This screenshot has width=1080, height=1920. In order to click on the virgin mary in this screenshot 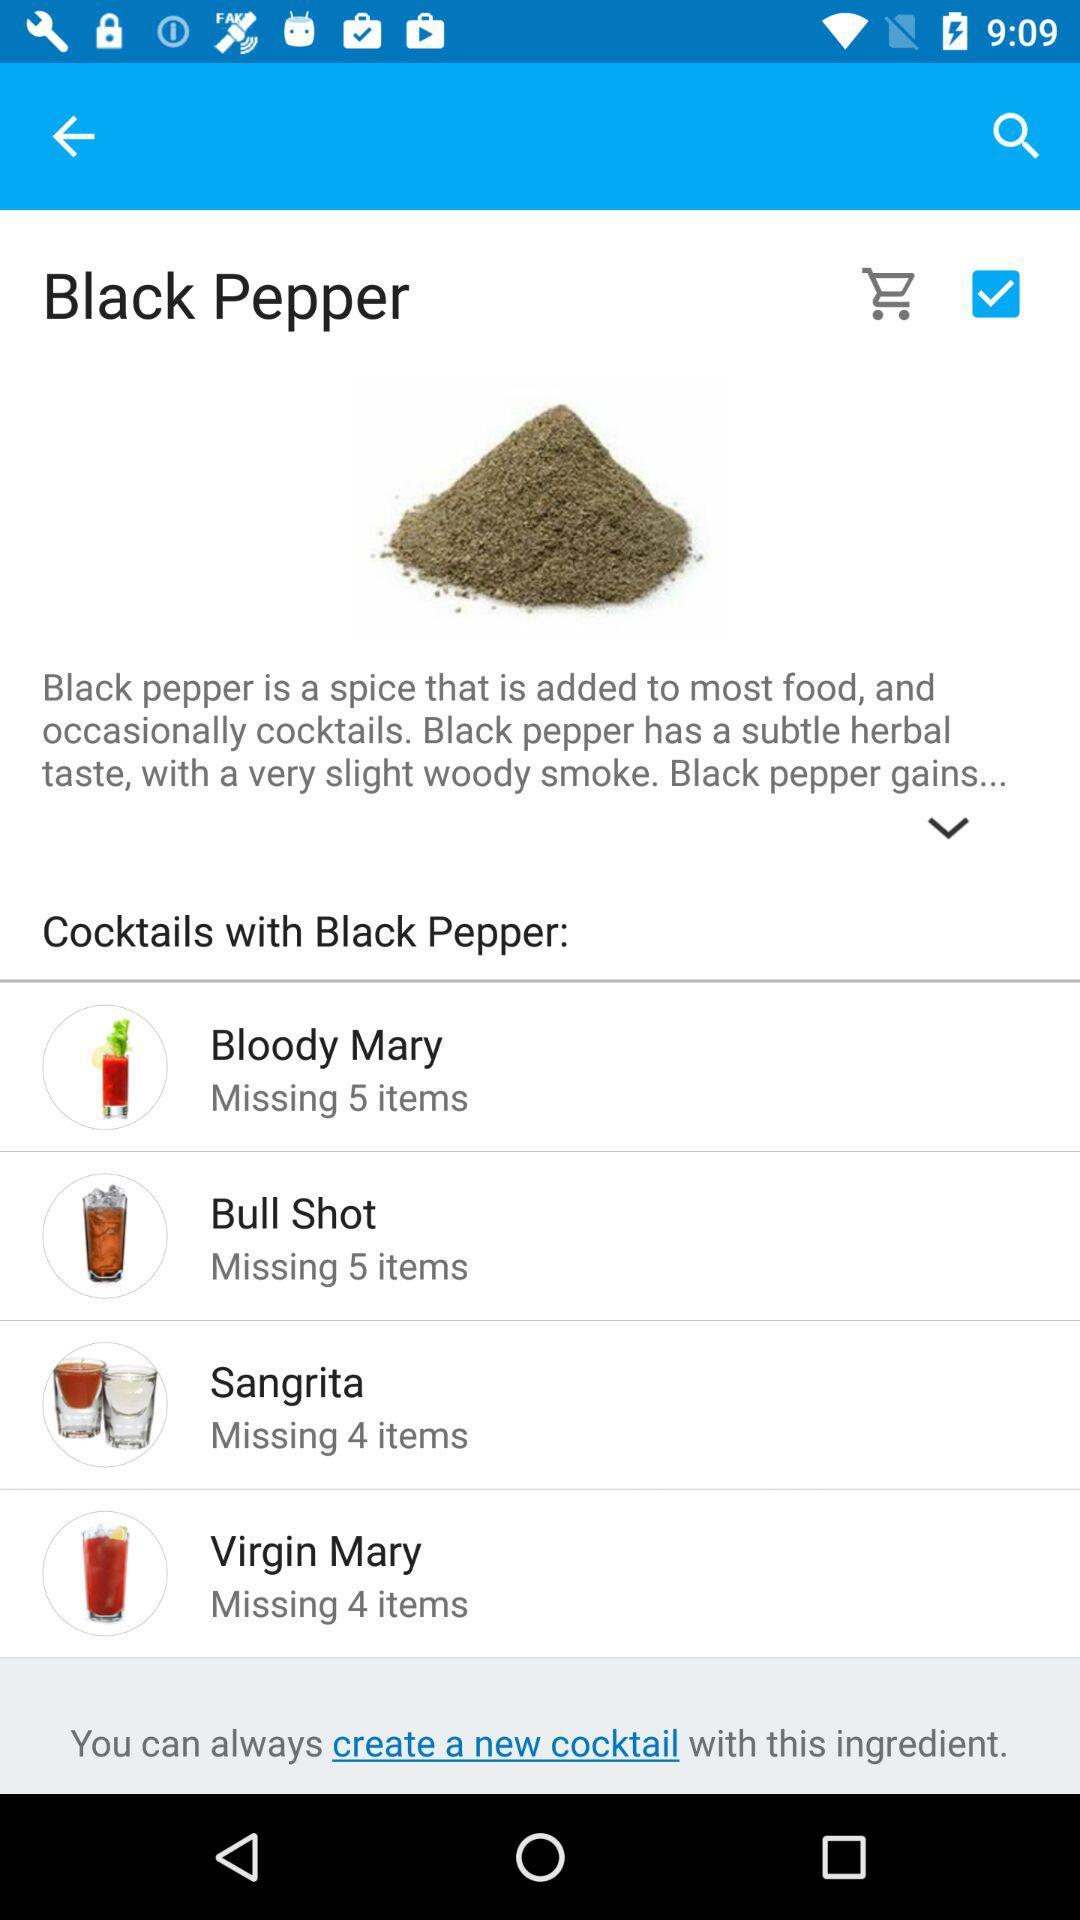, I will do `click(591, 1543)`.